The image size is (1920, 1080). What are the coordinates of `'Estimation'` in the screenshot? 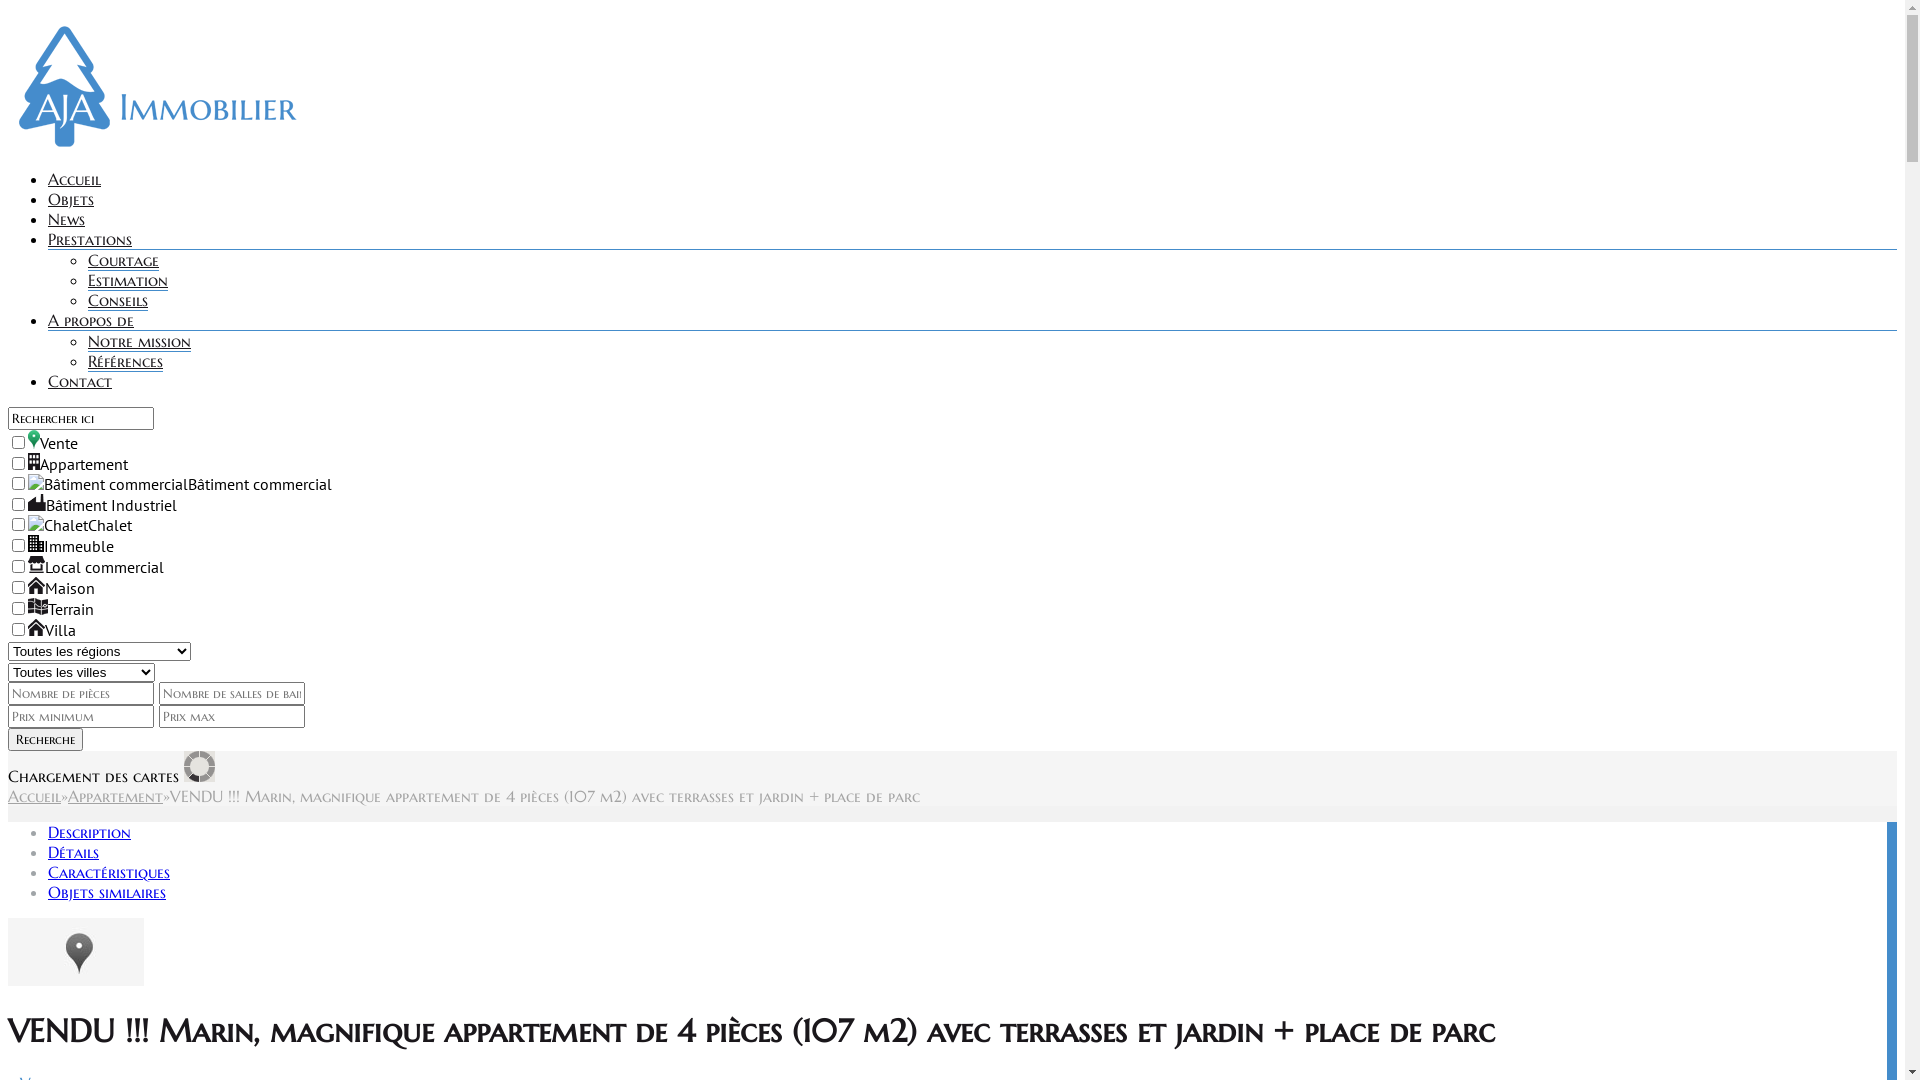 It's located at (127, 280).